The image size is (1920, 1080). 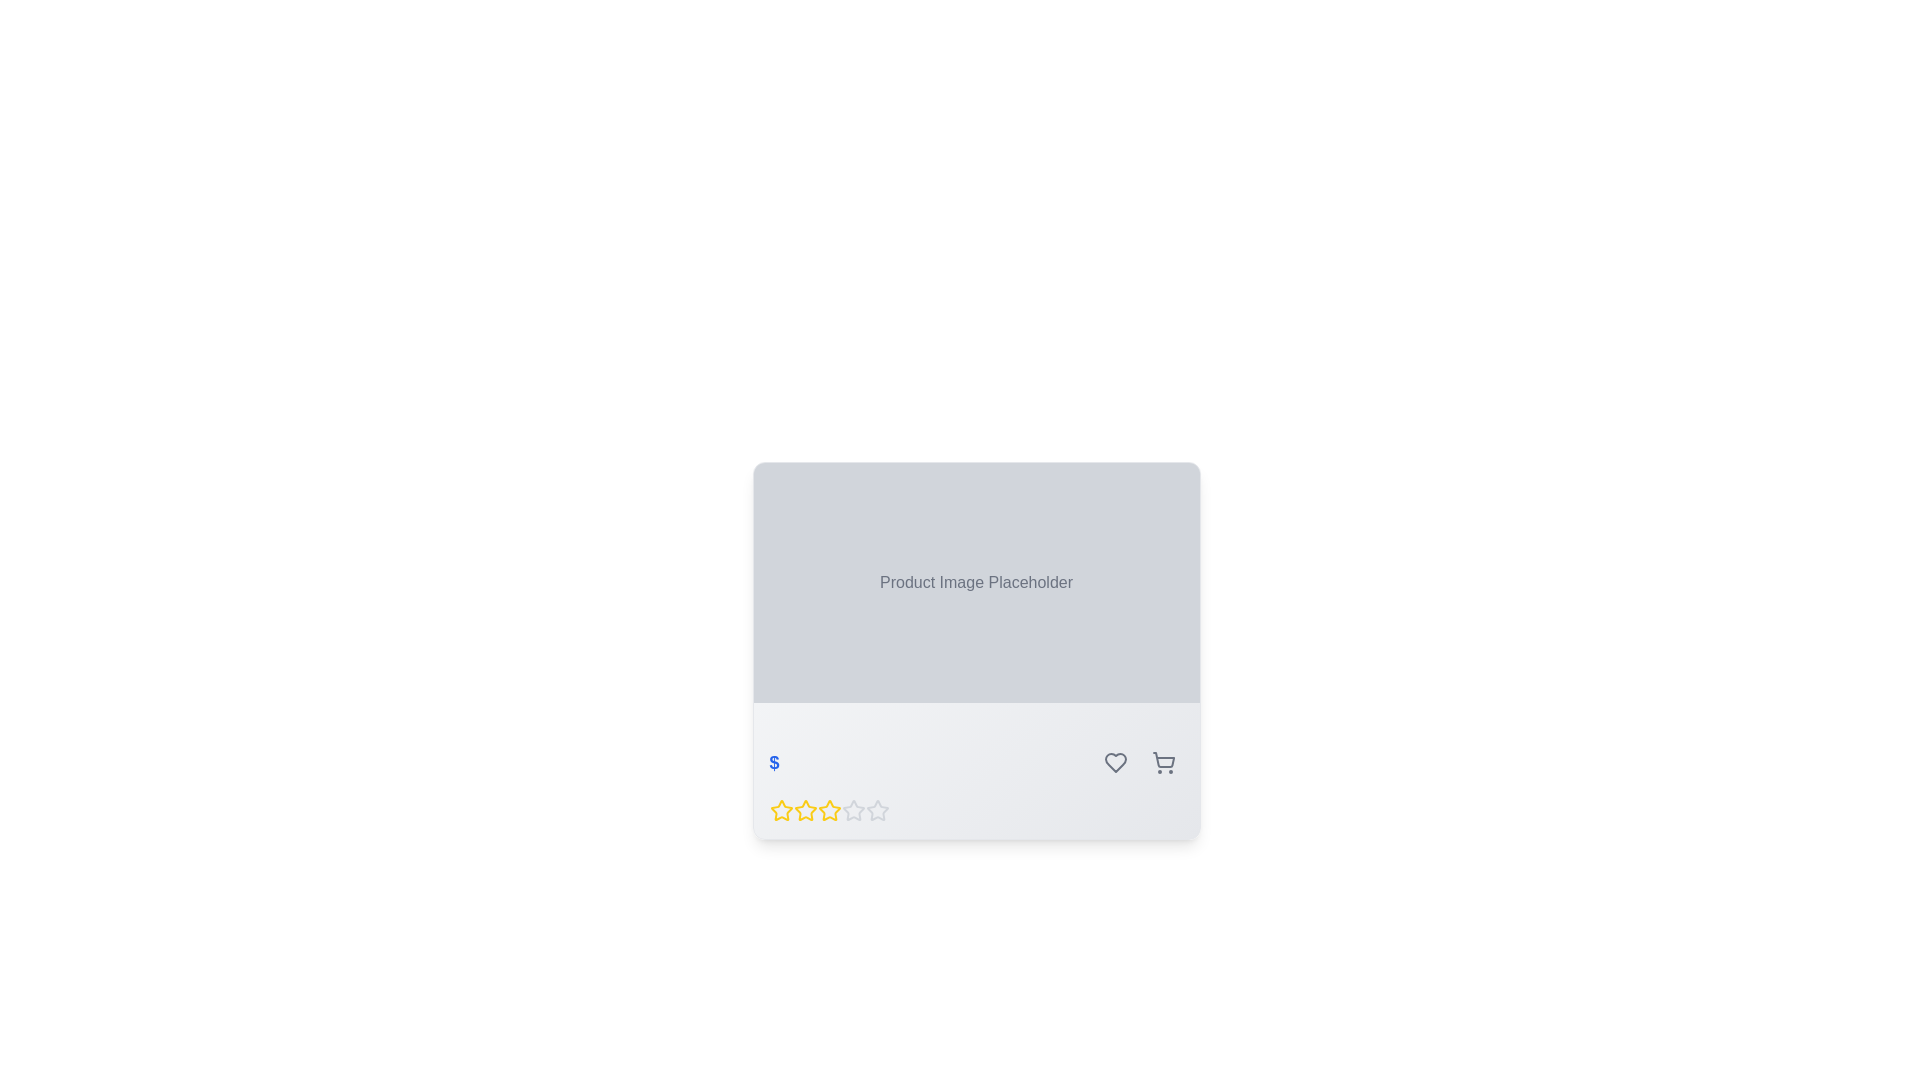 I want to click on the shopping cart icon, which is the rightmost icon in a group of three at the bottom-right section of the card component, so click(x=1163, y=759).